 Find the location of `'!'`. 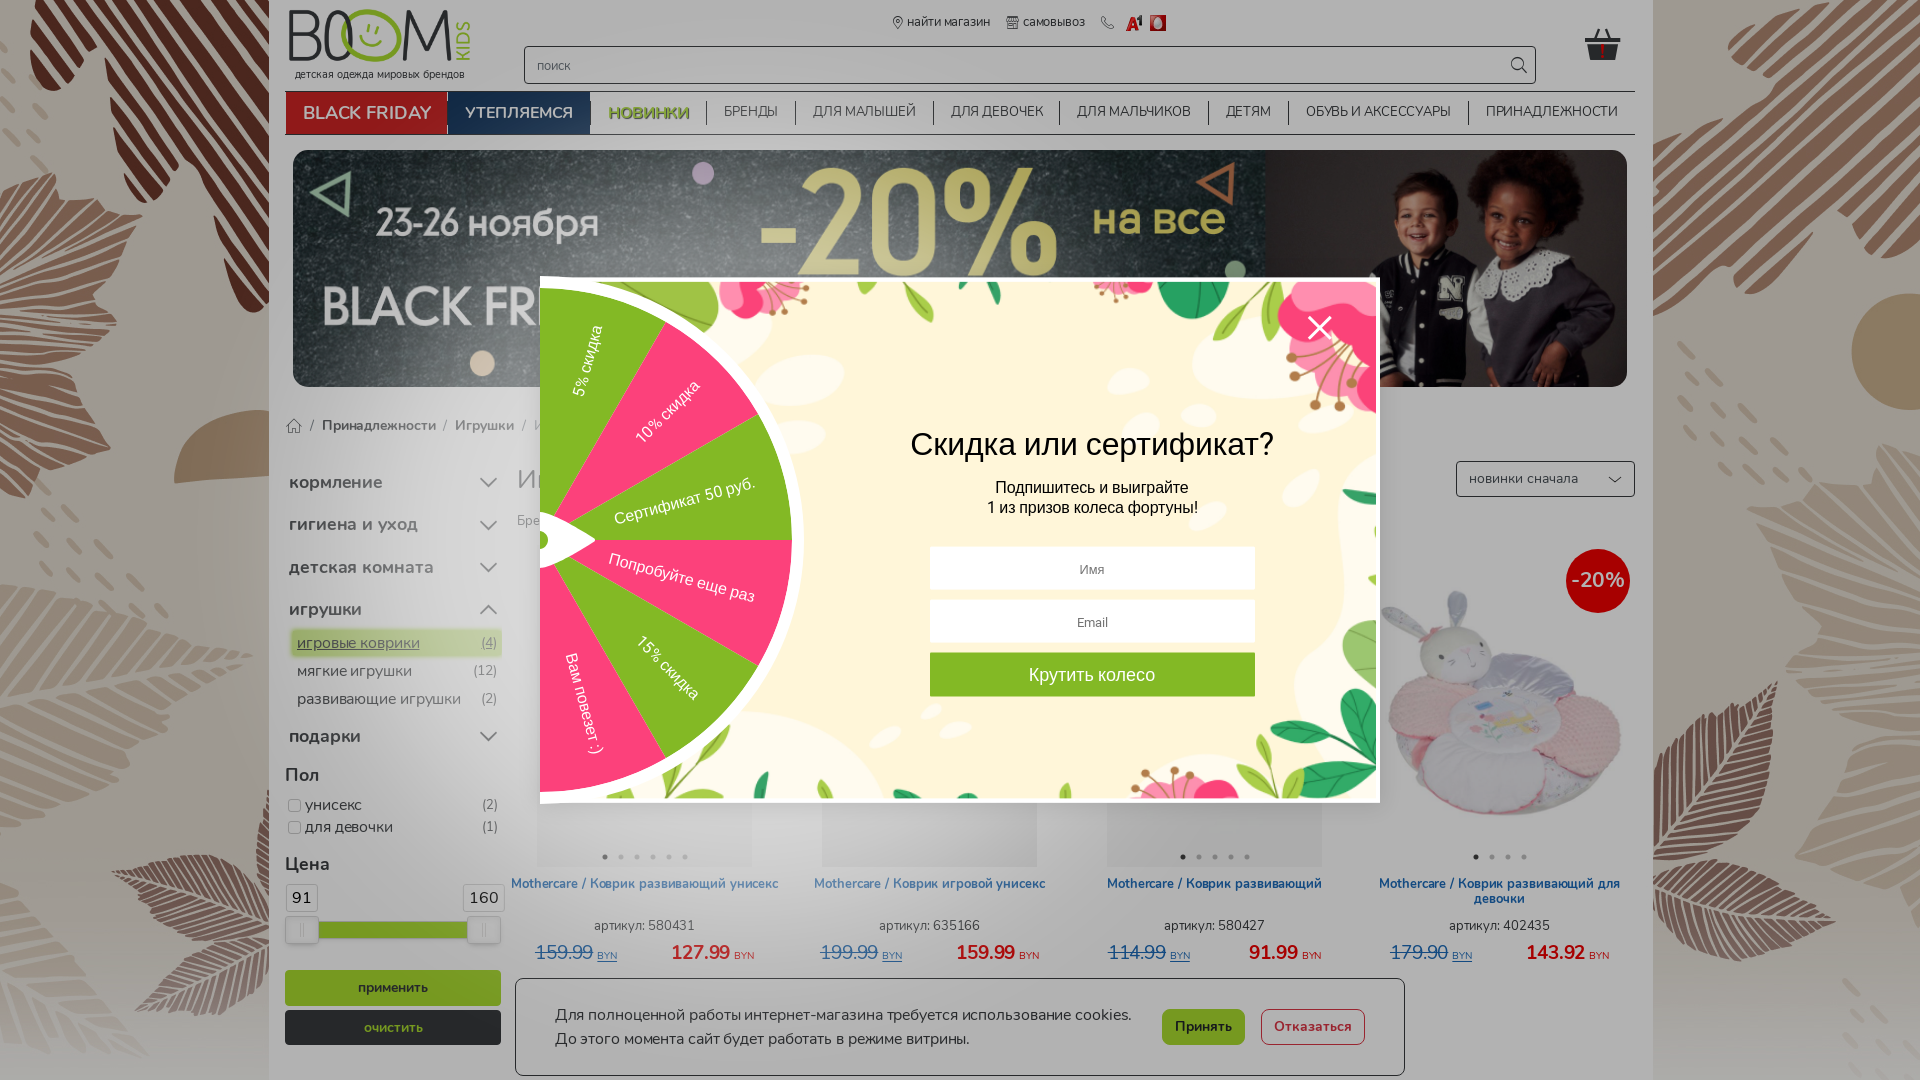

'!' is located at coordinates (1609, 43).